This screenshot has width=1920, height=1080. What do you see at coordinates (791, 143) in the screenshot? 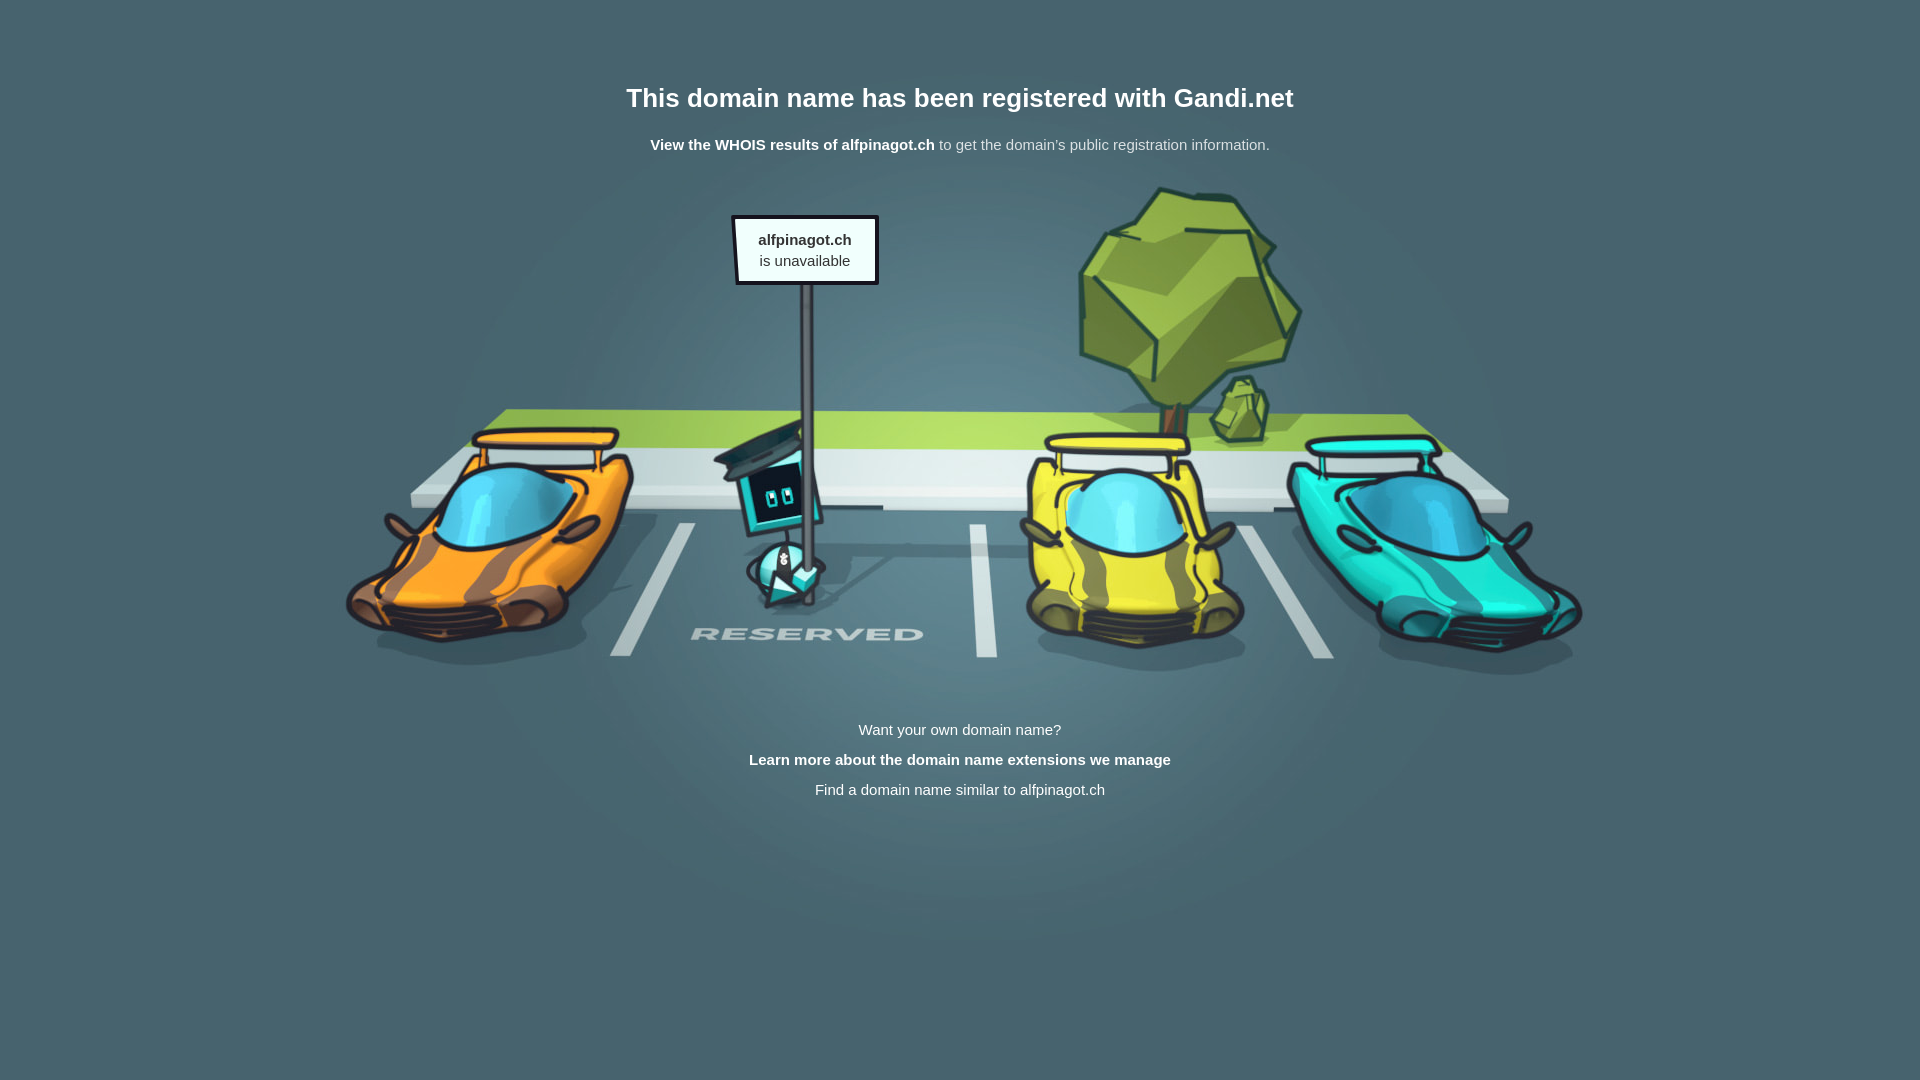
I see `'View the WHOIS results of alfpinagot.ch'` at bounding box center [791, 143].